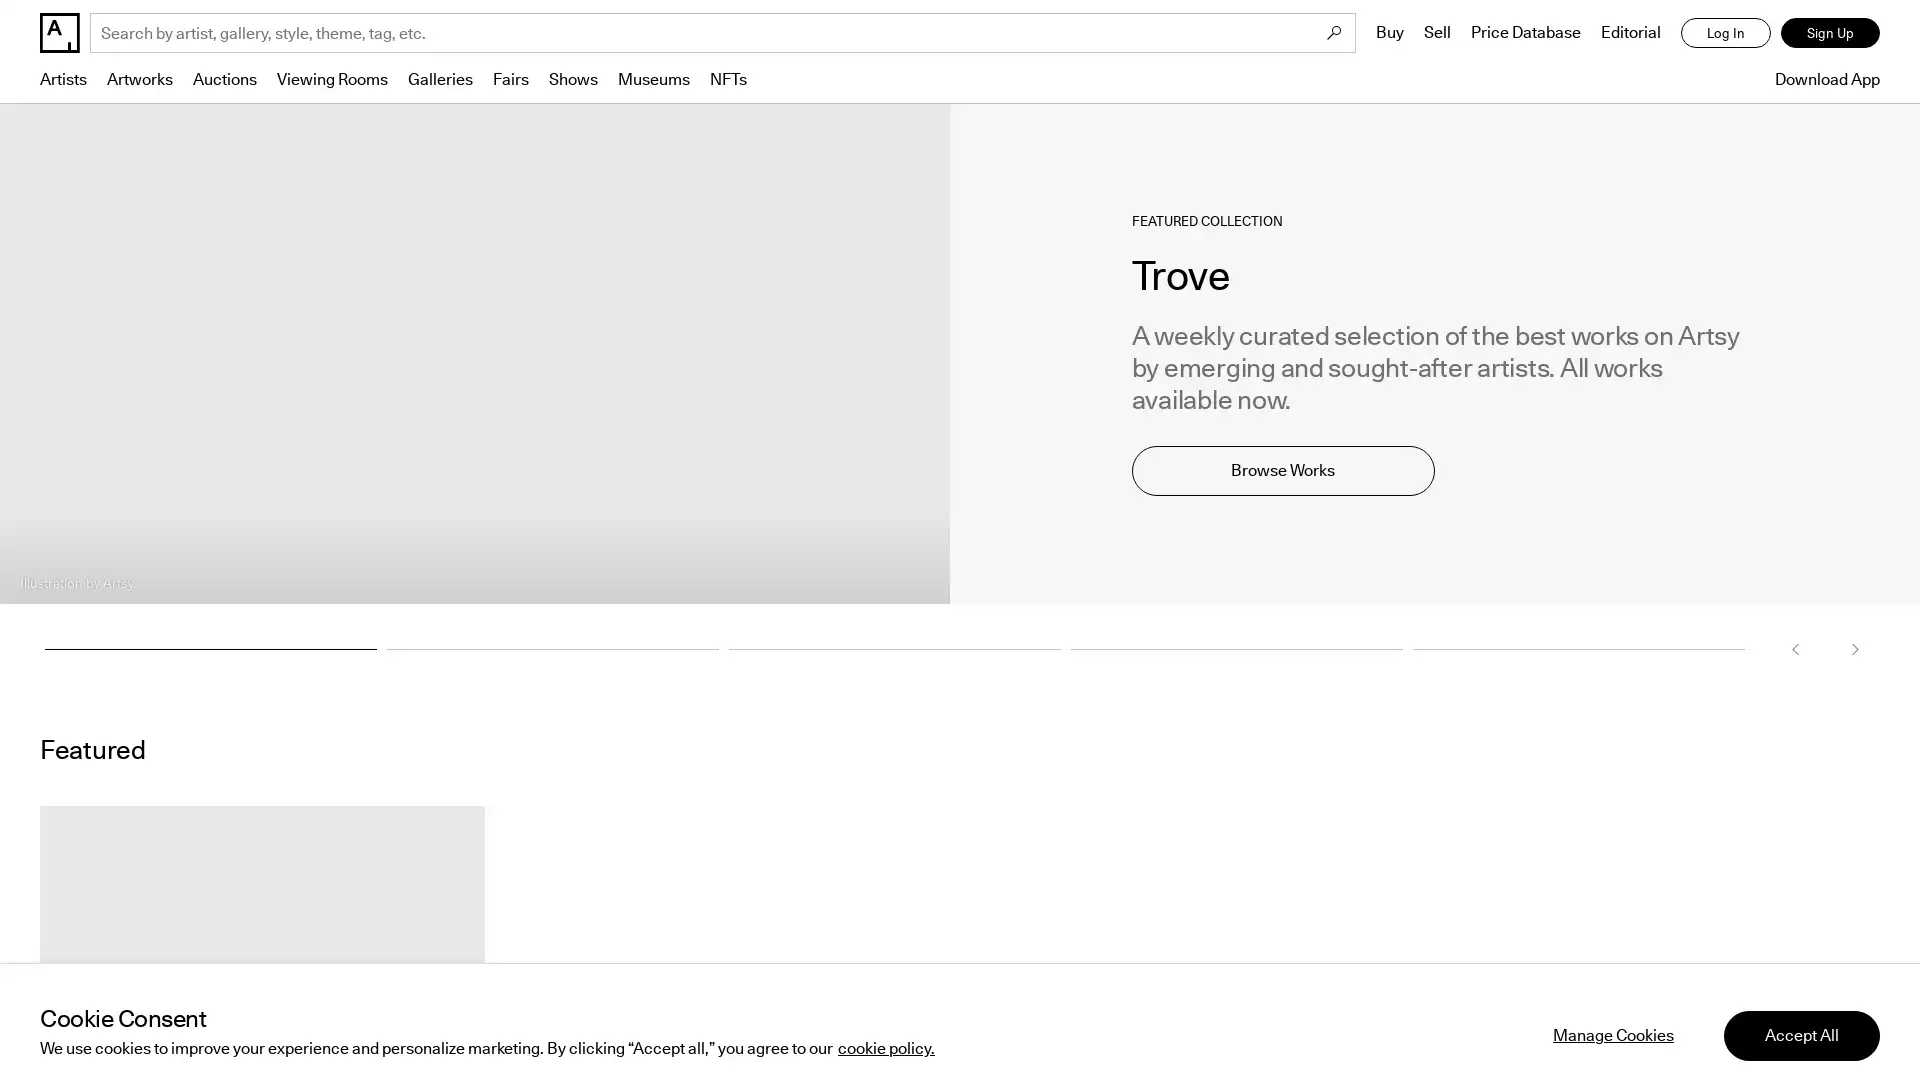 The height and width of the screenshot is (1080, 1920). What do you see at coordinates (1830, 33) in the screenshot?
I see `Sign Up` at bounding box center [1830, 33].